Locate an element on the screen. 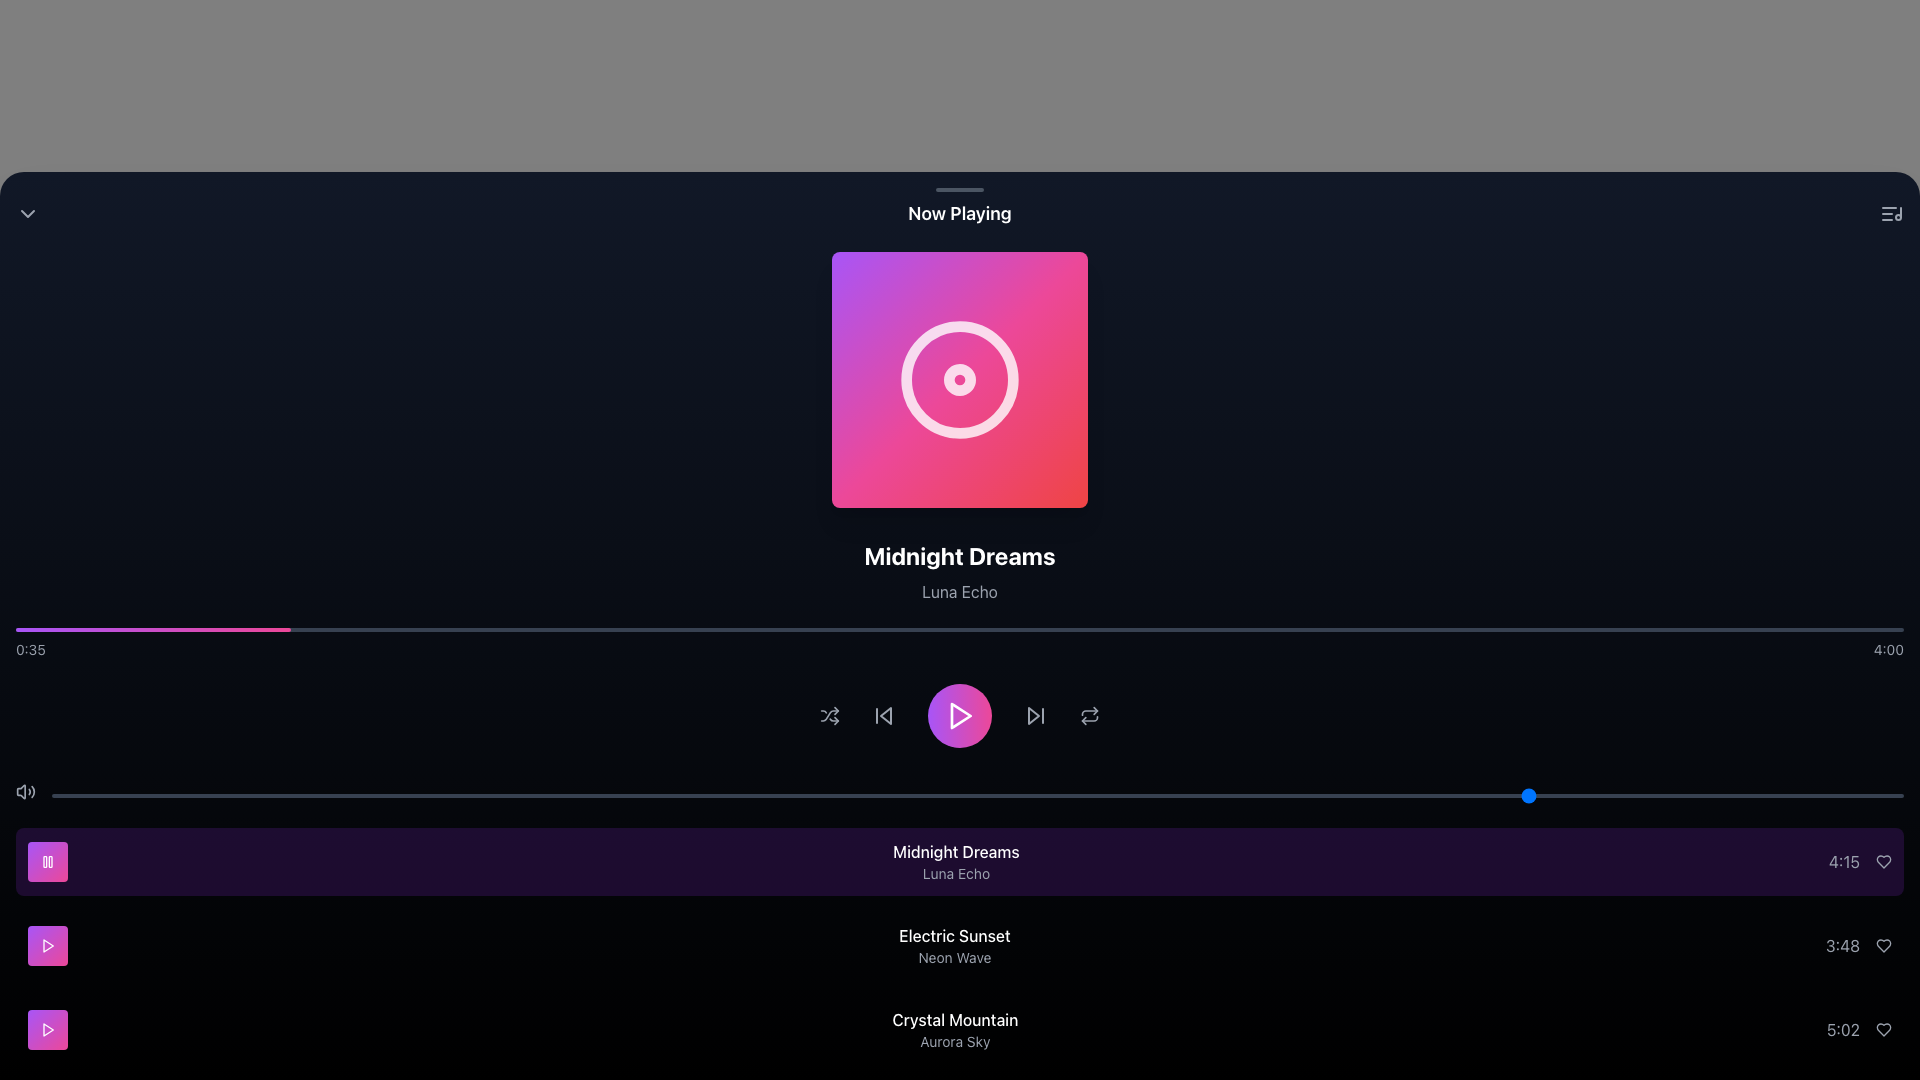  the heart icon used for favoriting songs, specifically the one for 'Electric Sunset', to change its color to pink is located at coordinates (1882, 945).